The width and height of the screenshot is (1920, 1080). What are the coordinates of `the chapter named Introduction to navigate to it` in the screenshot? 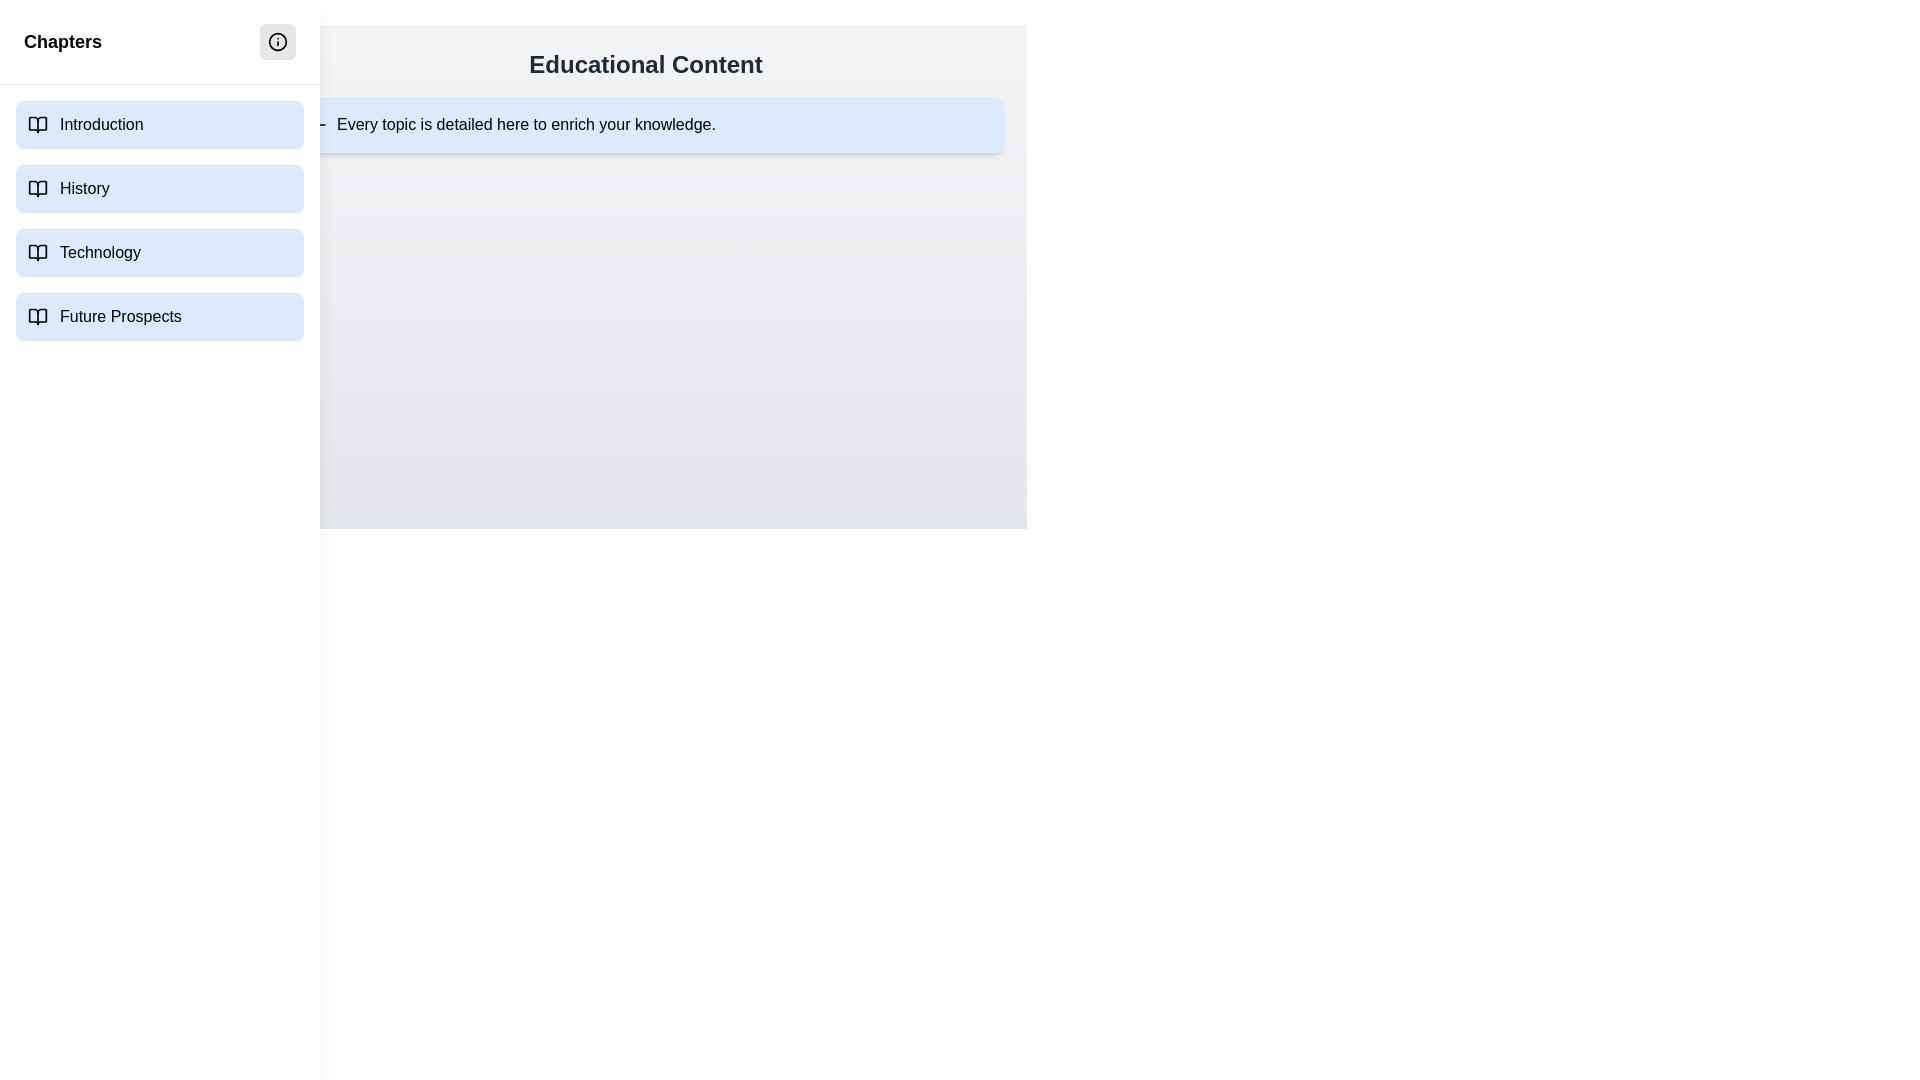 It's located at (158, 124).